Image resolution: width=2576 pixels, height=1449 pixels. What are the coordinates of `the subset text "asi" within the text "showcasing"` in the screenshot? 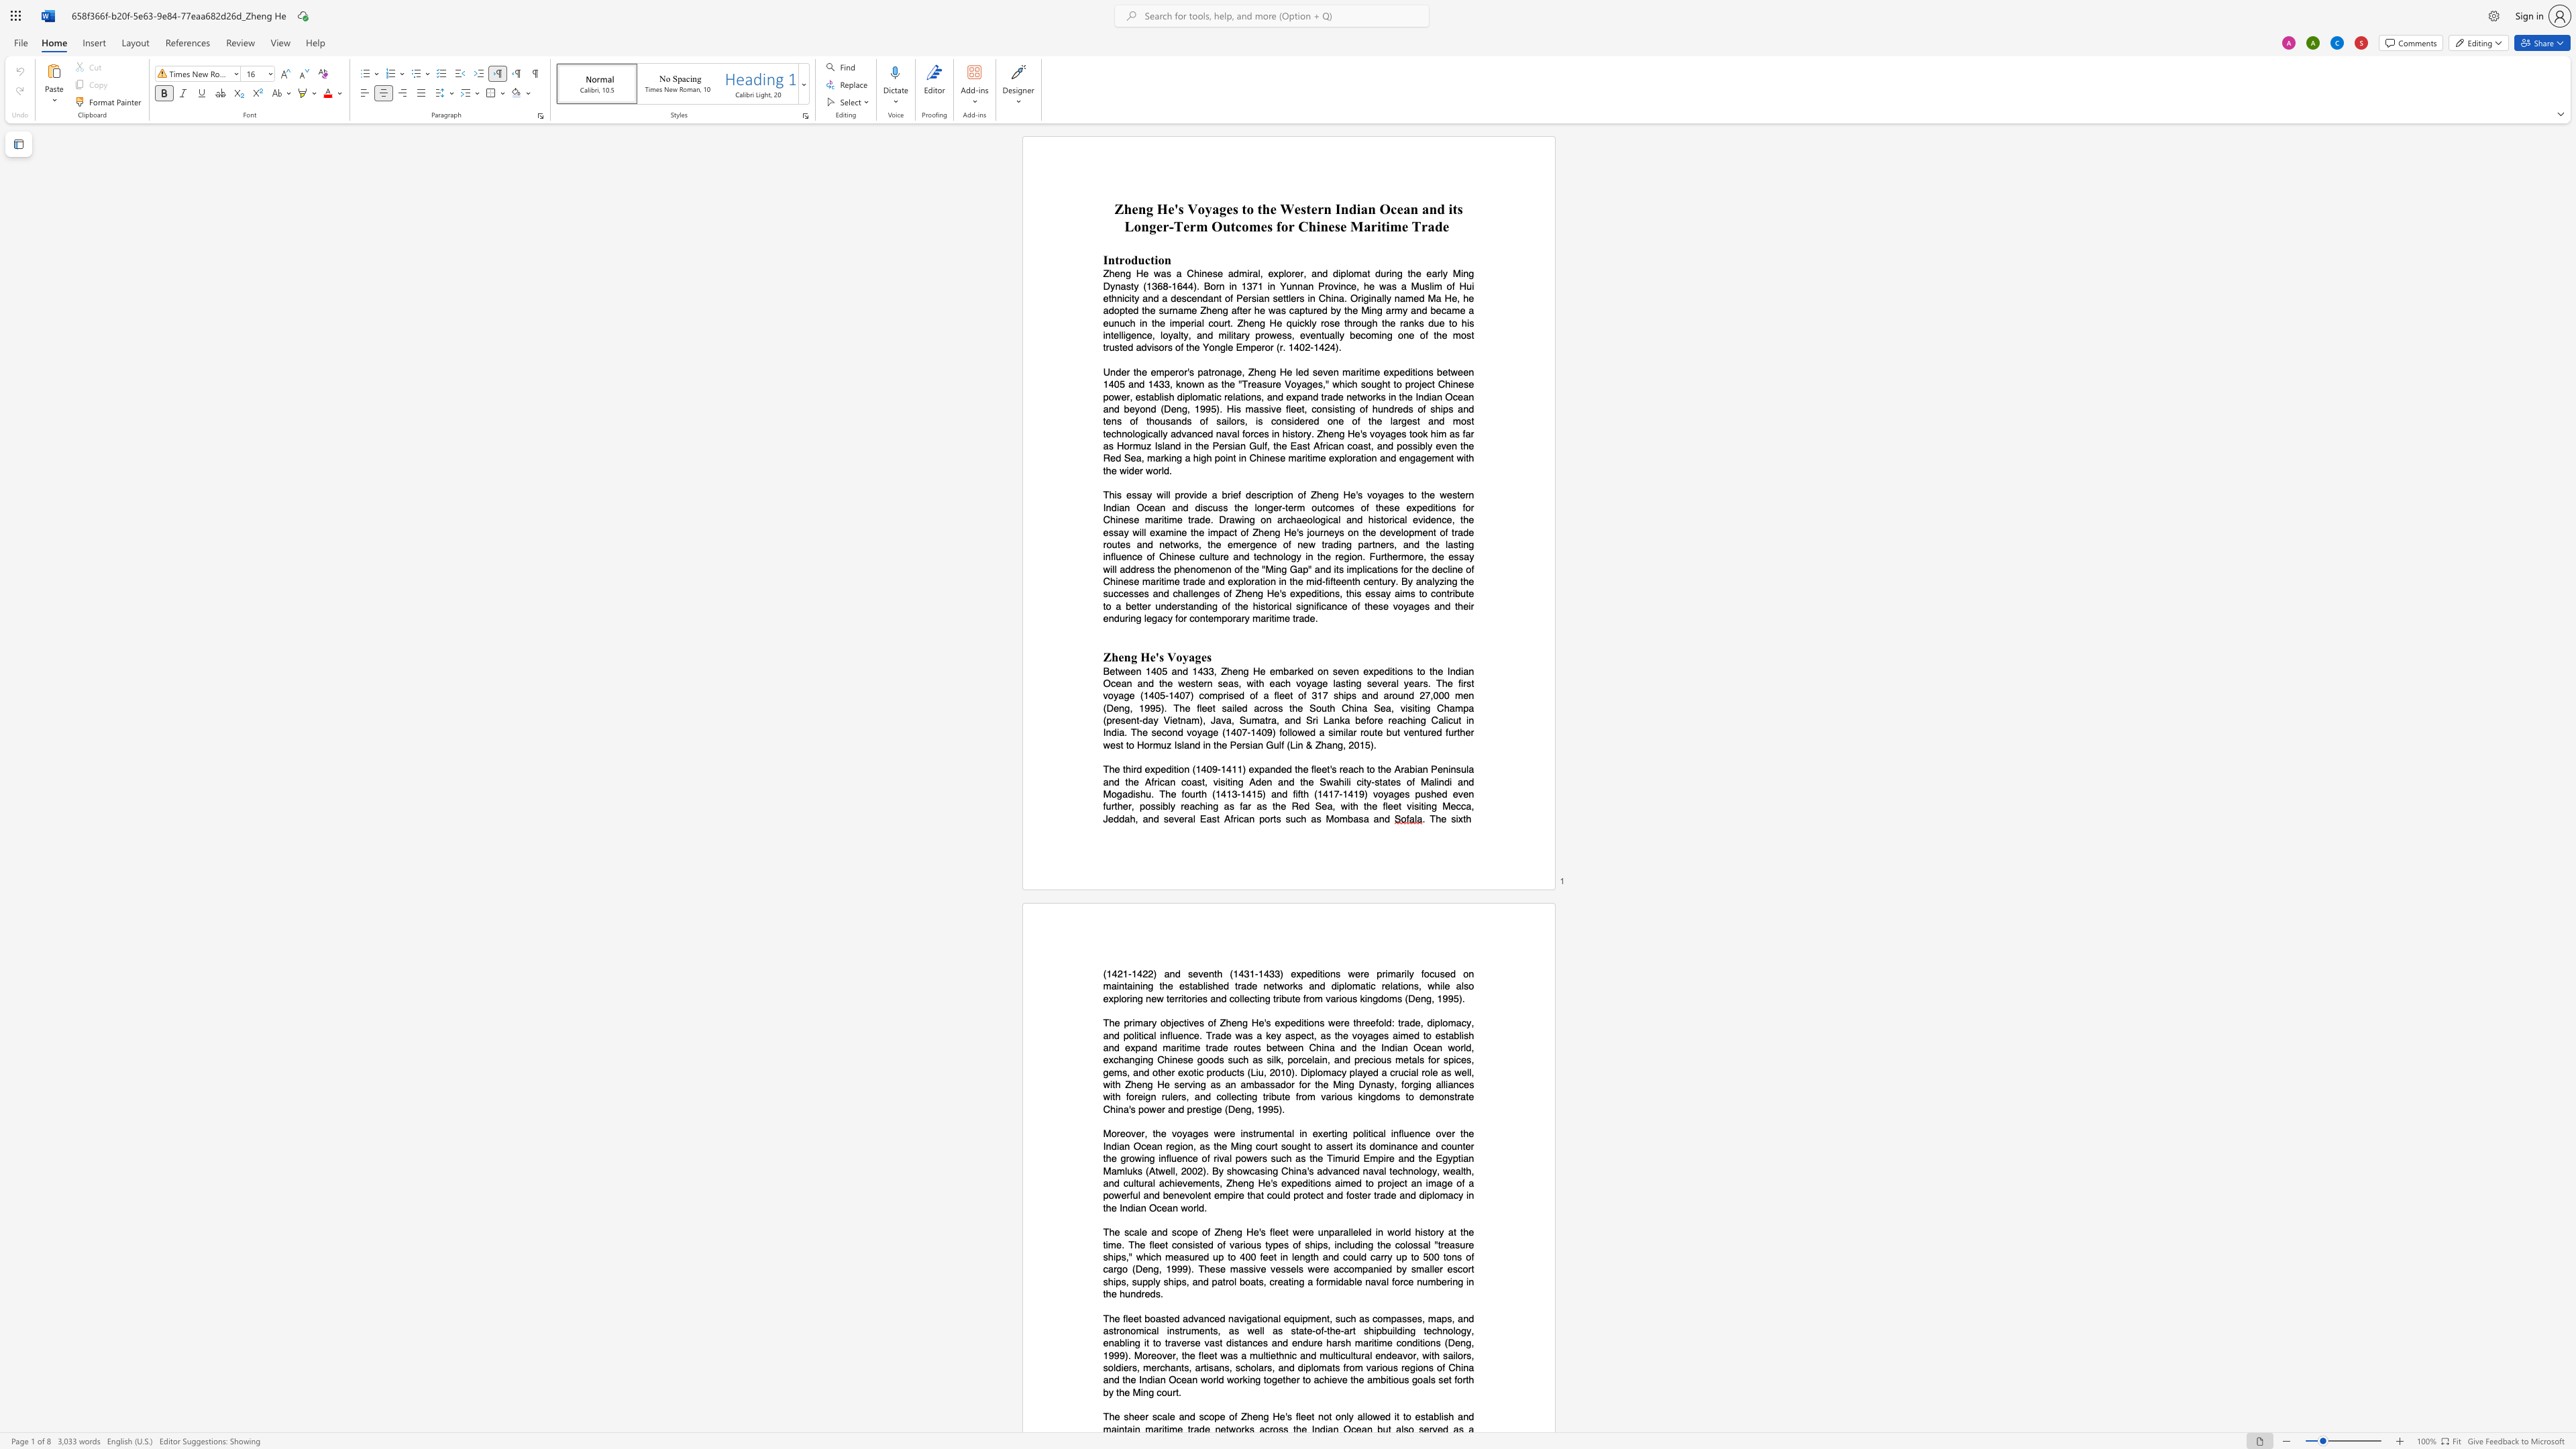 It's located at (1253, 1170).